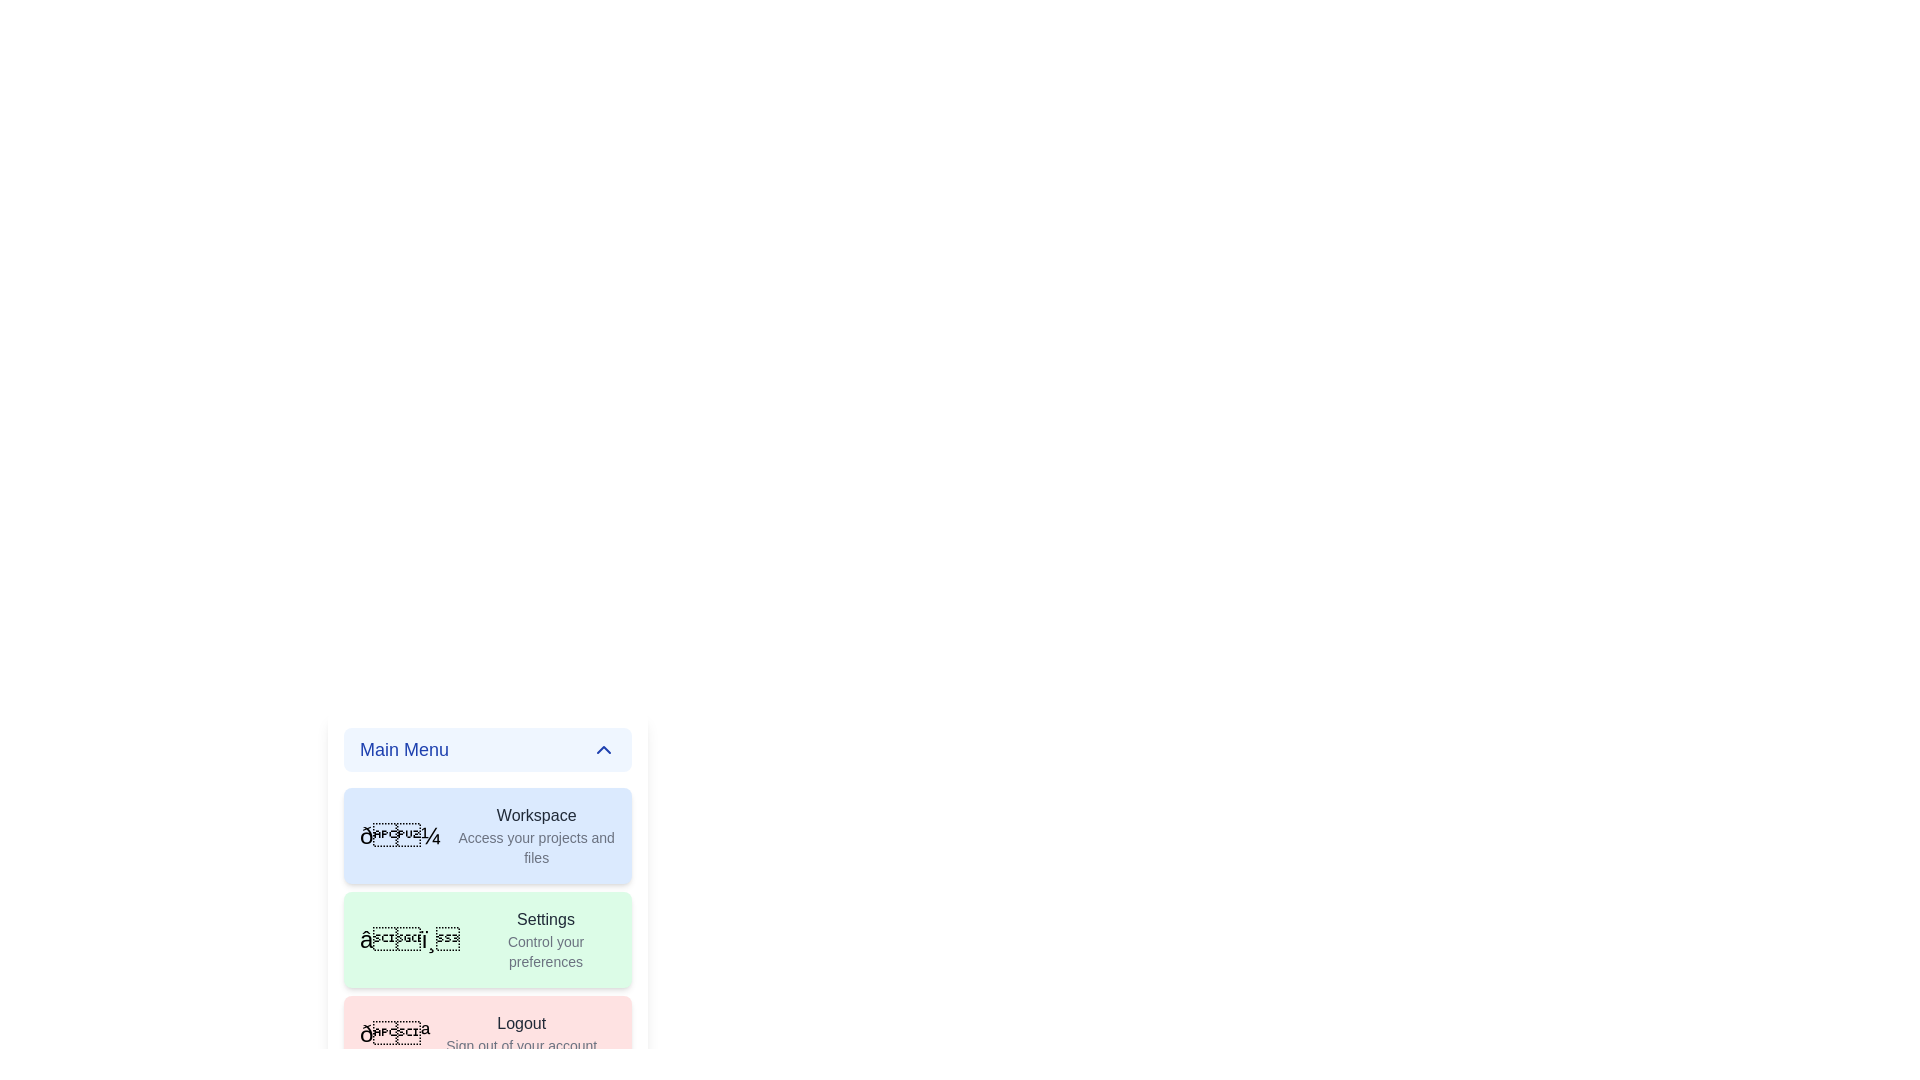  I want to click on the chevron-shaped upward arrow icon located to the right of the 'Main Menu' text label in the top section of the menu interface to trigger a tooltip or visual effect, so click(603, 749).